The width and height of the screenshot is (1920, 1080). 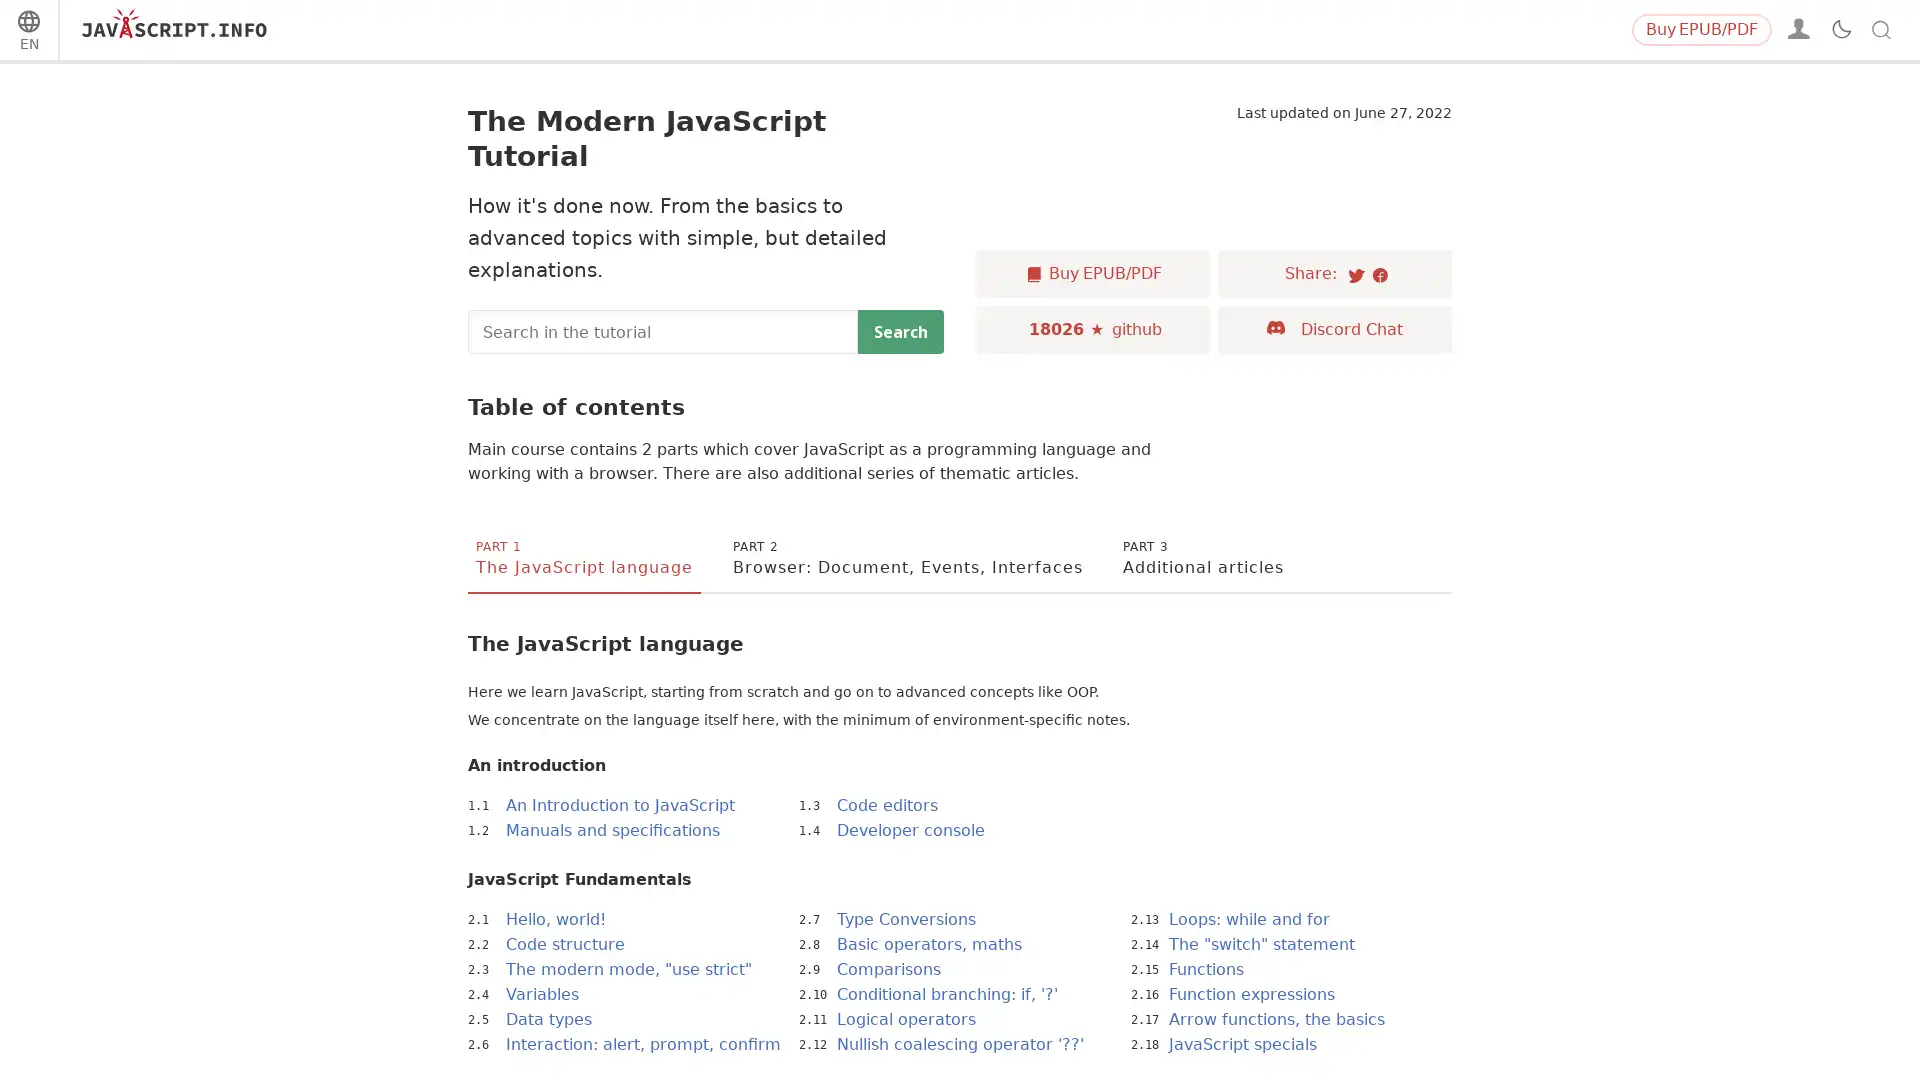 I want to click on EN, so click(x=28, y=33).